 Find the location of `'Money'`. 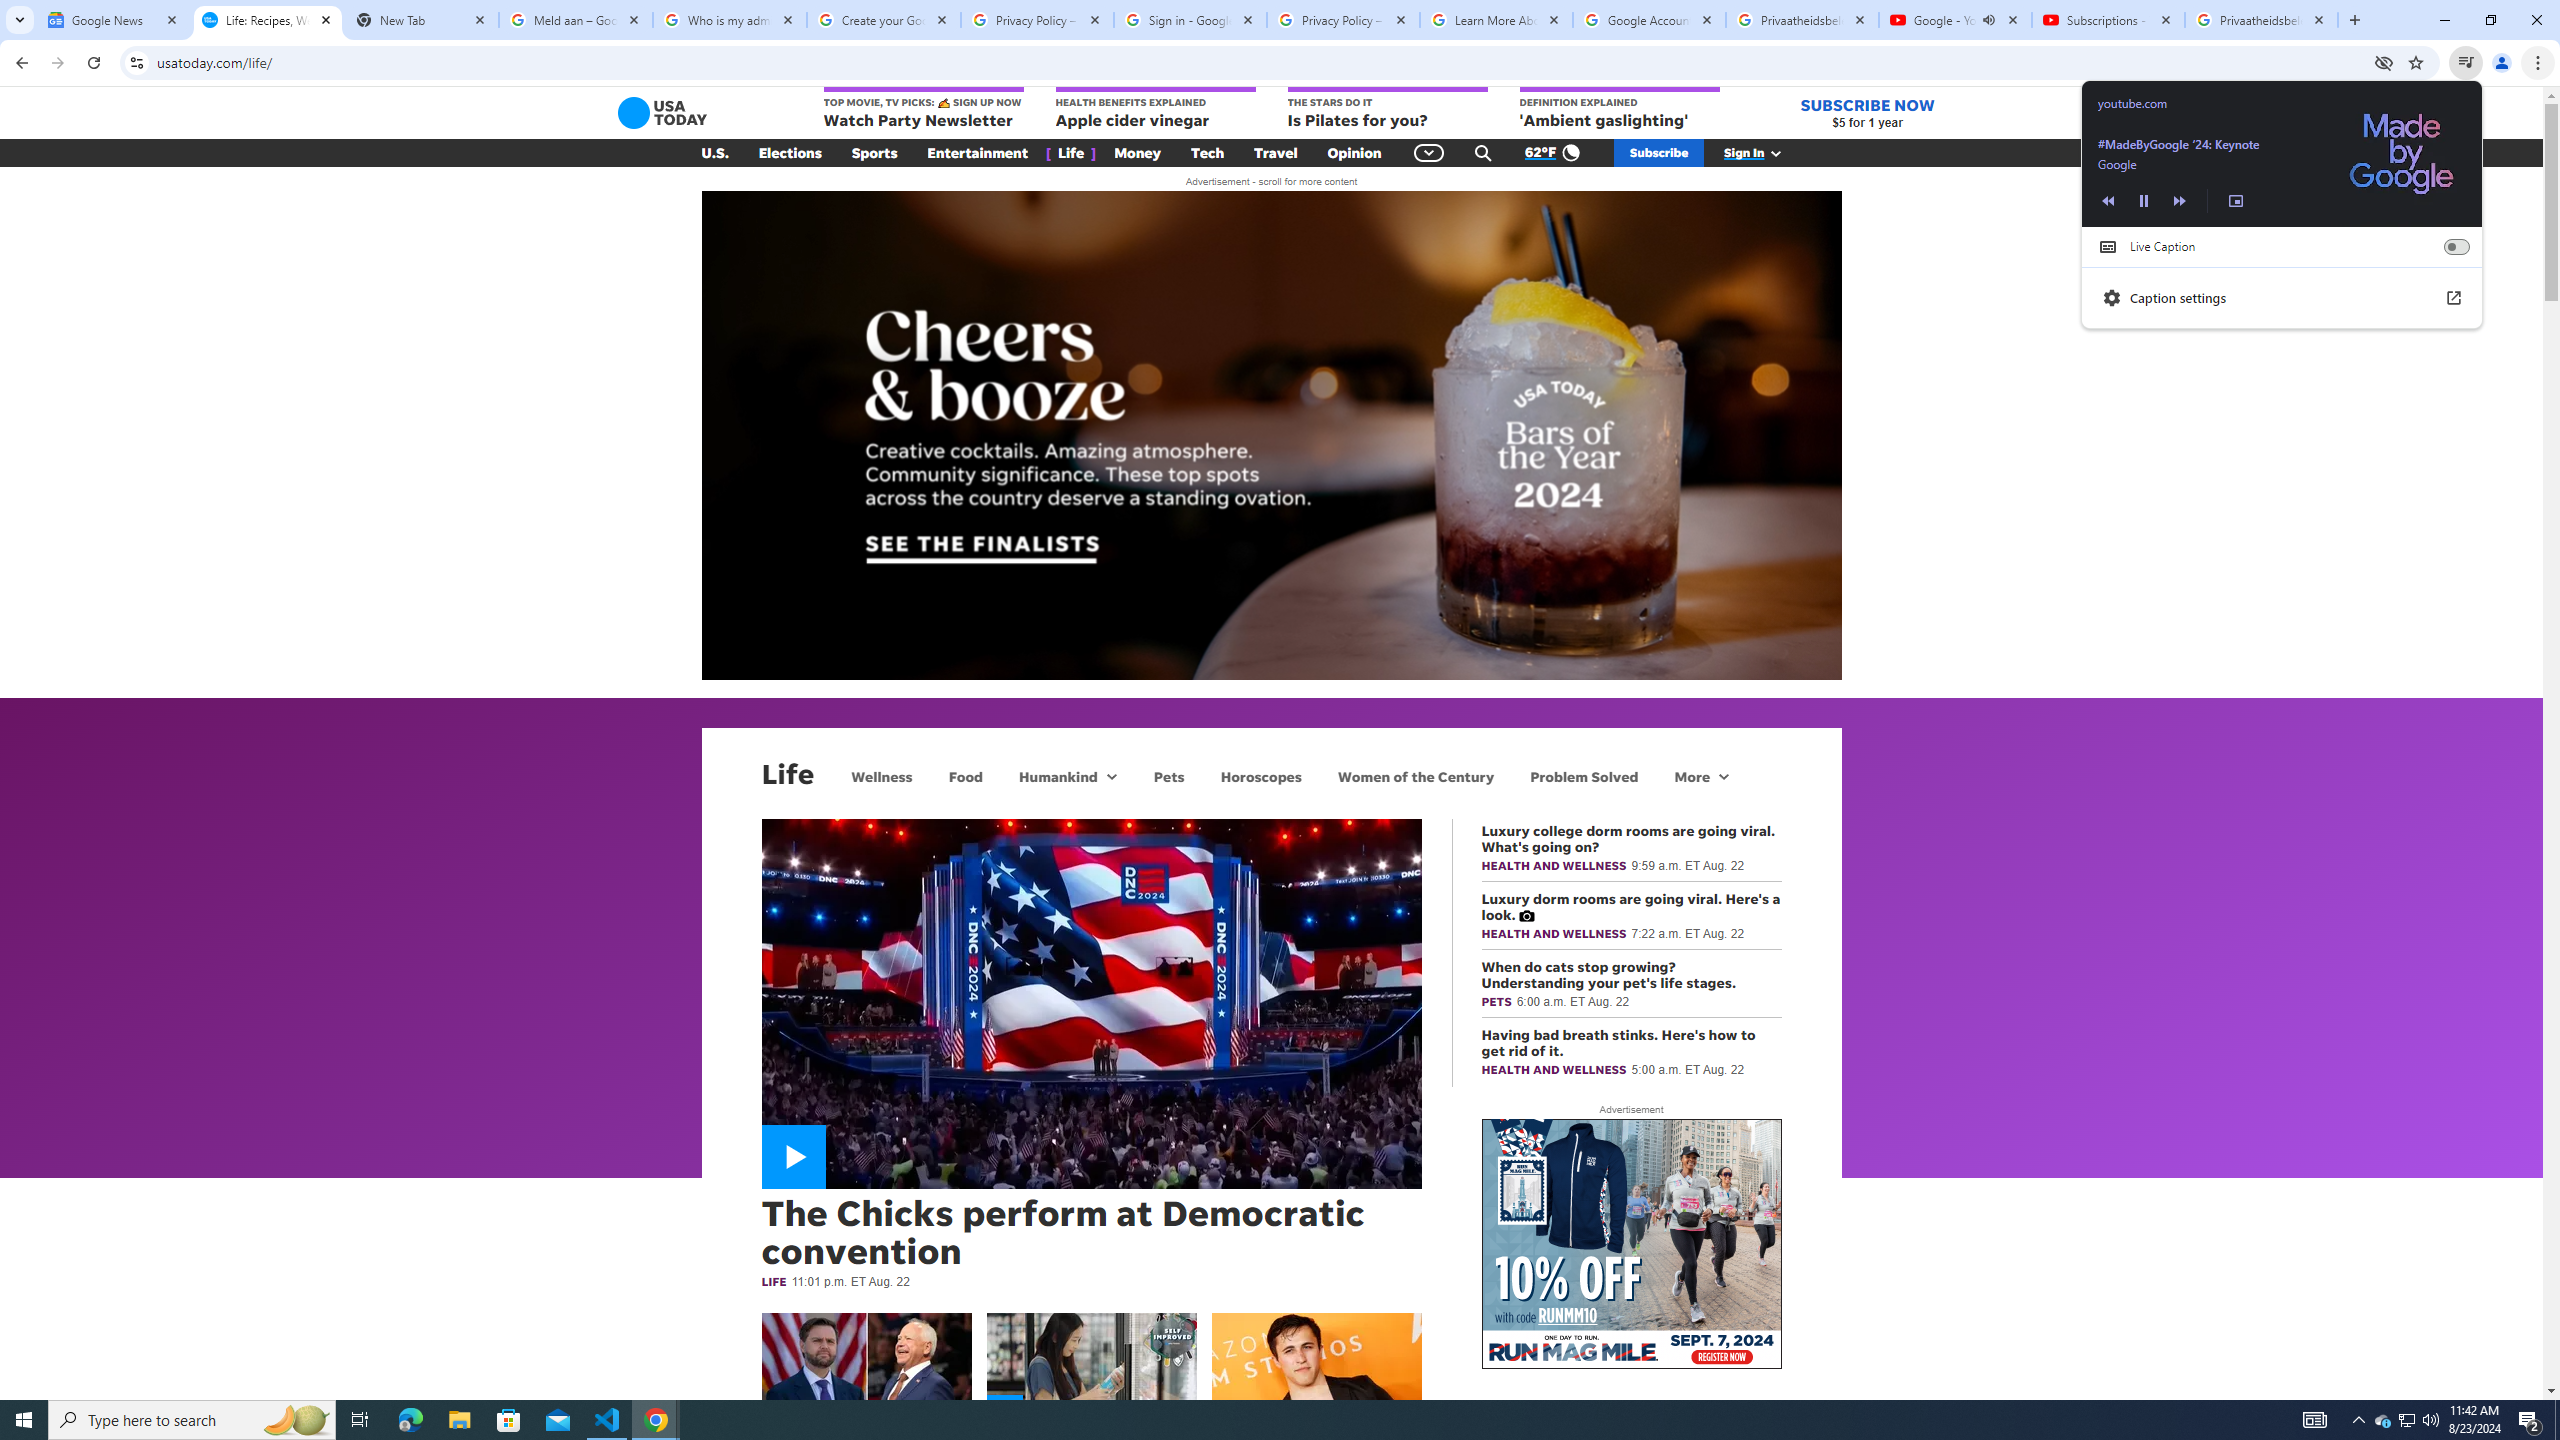

'Money' is located at coordinates (1137, 153).